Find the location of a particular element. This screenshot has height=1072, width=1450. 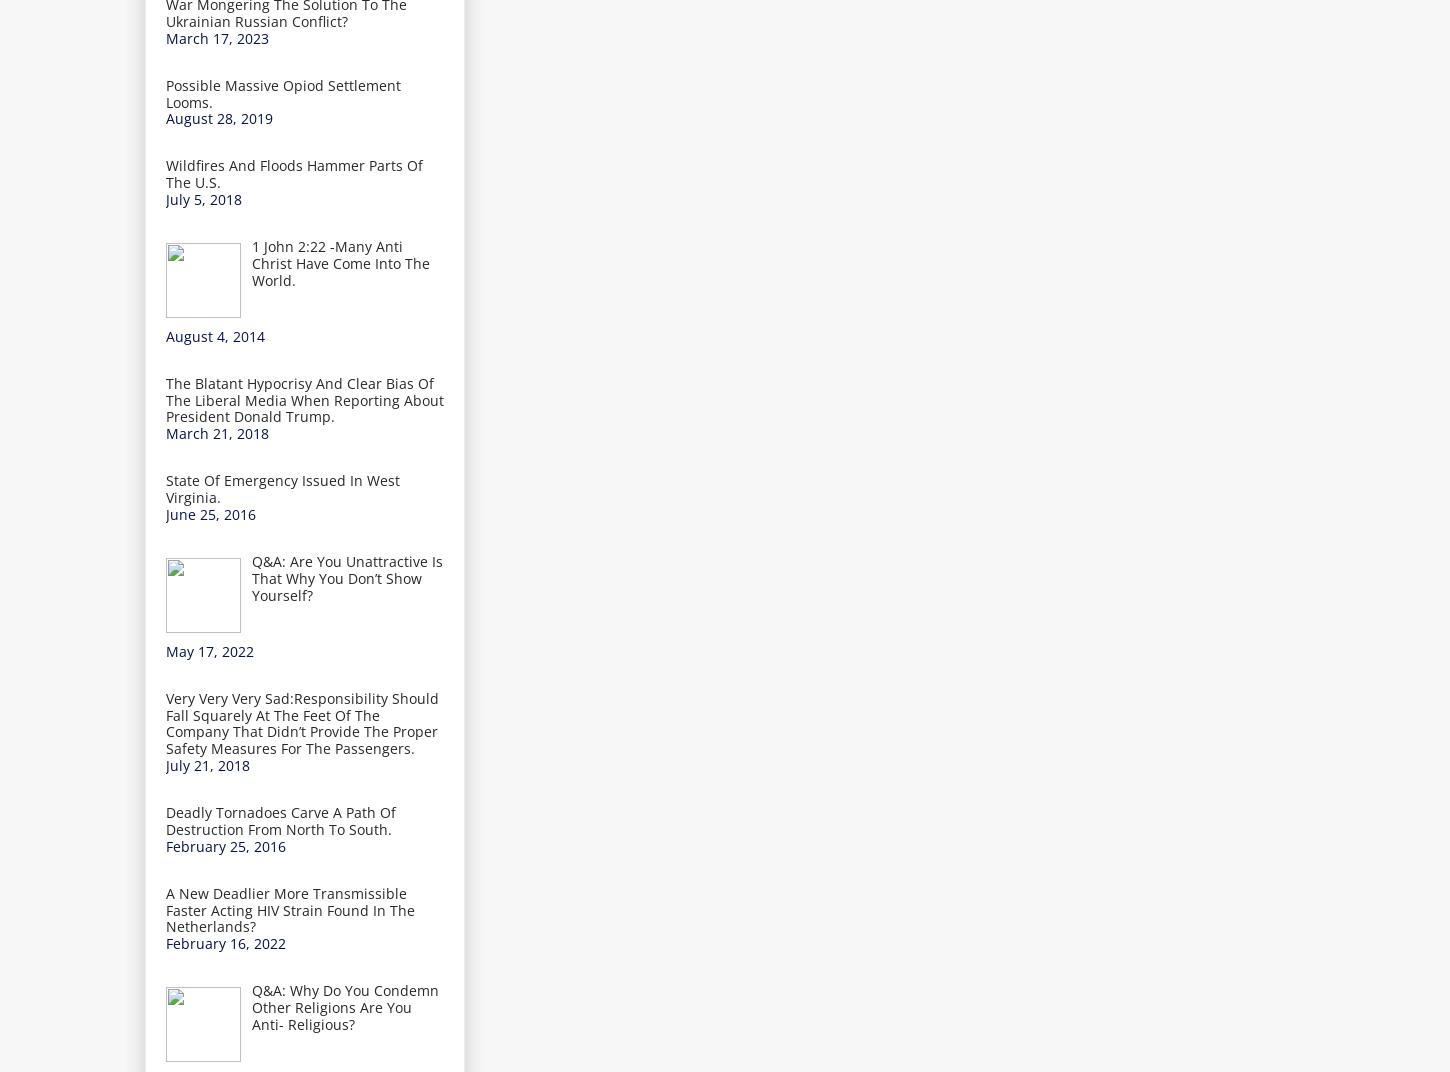

'1 John 2:22 -Many Anti Christ  Have Come Into The World.' is located at coordinates (250, 262).